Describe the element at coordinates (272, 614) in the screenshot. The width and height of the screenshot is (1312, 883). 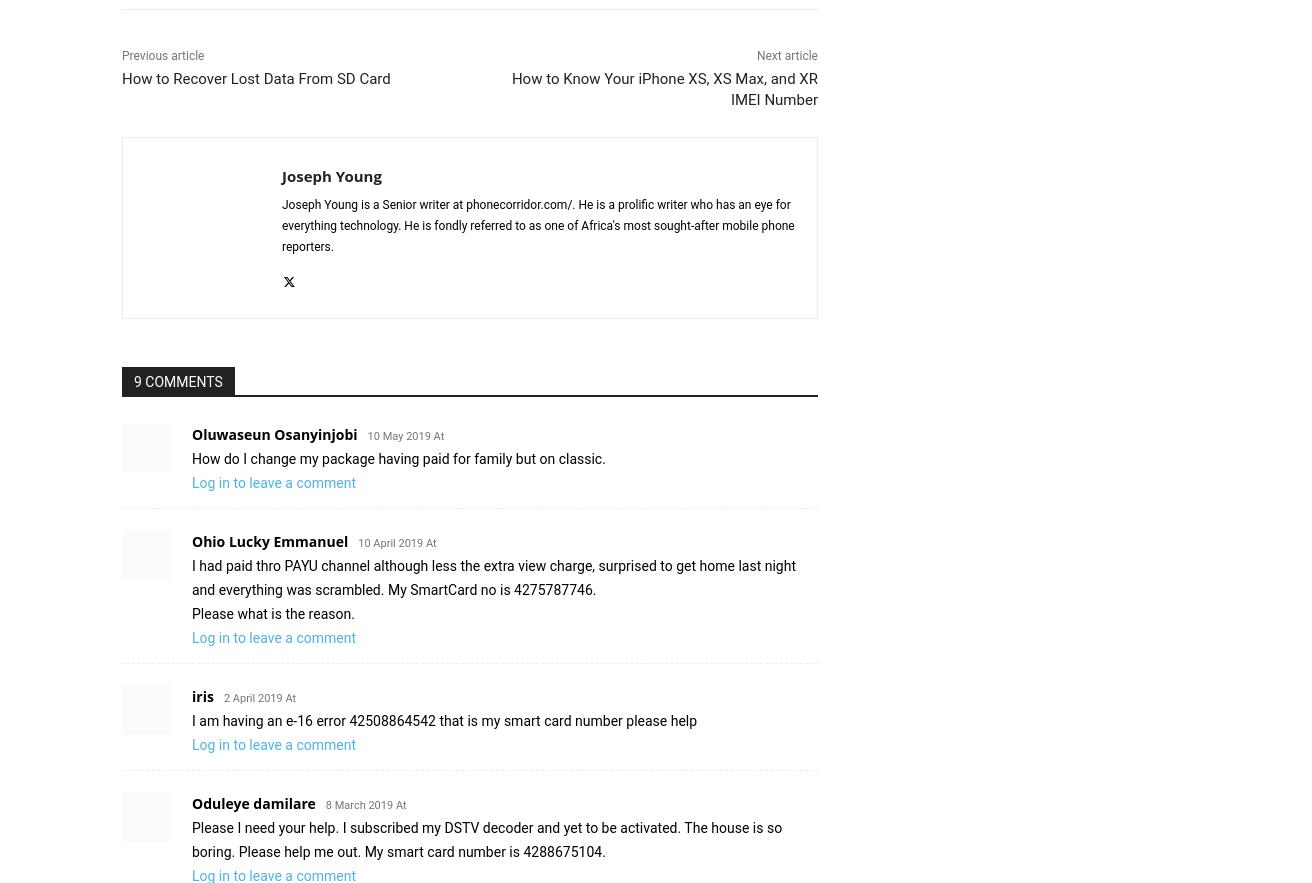
I see `'Please what is the reason.'` at that location.